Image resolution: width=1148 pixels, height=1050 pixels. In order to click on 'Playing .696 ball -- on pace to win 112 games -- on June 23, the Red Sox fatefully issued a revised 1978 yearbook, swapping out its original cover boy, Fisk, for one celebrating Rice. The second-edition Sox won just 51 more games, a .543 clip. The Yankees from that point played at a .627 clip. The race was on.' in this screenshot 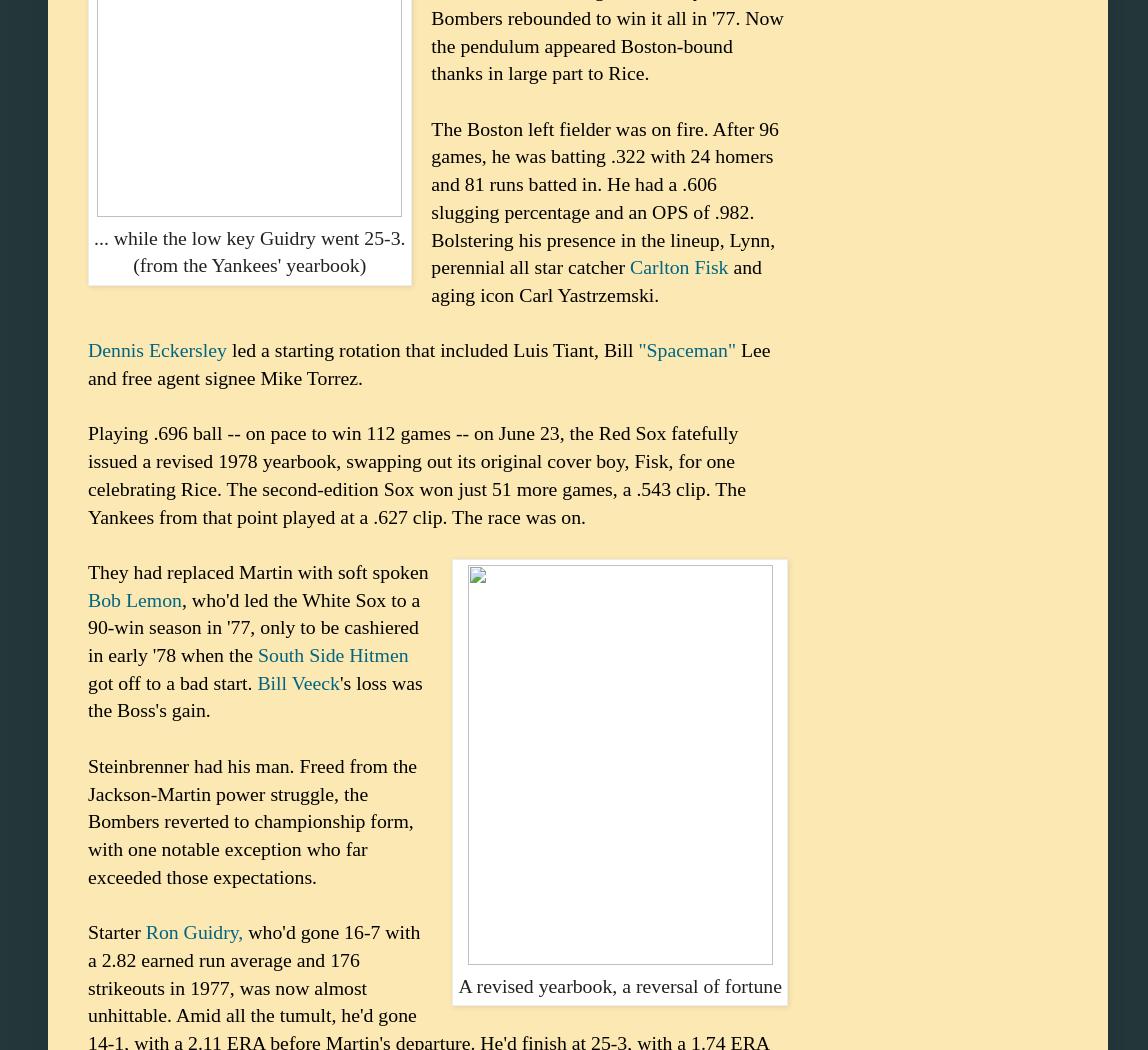, I will do `click(88, 474)`.